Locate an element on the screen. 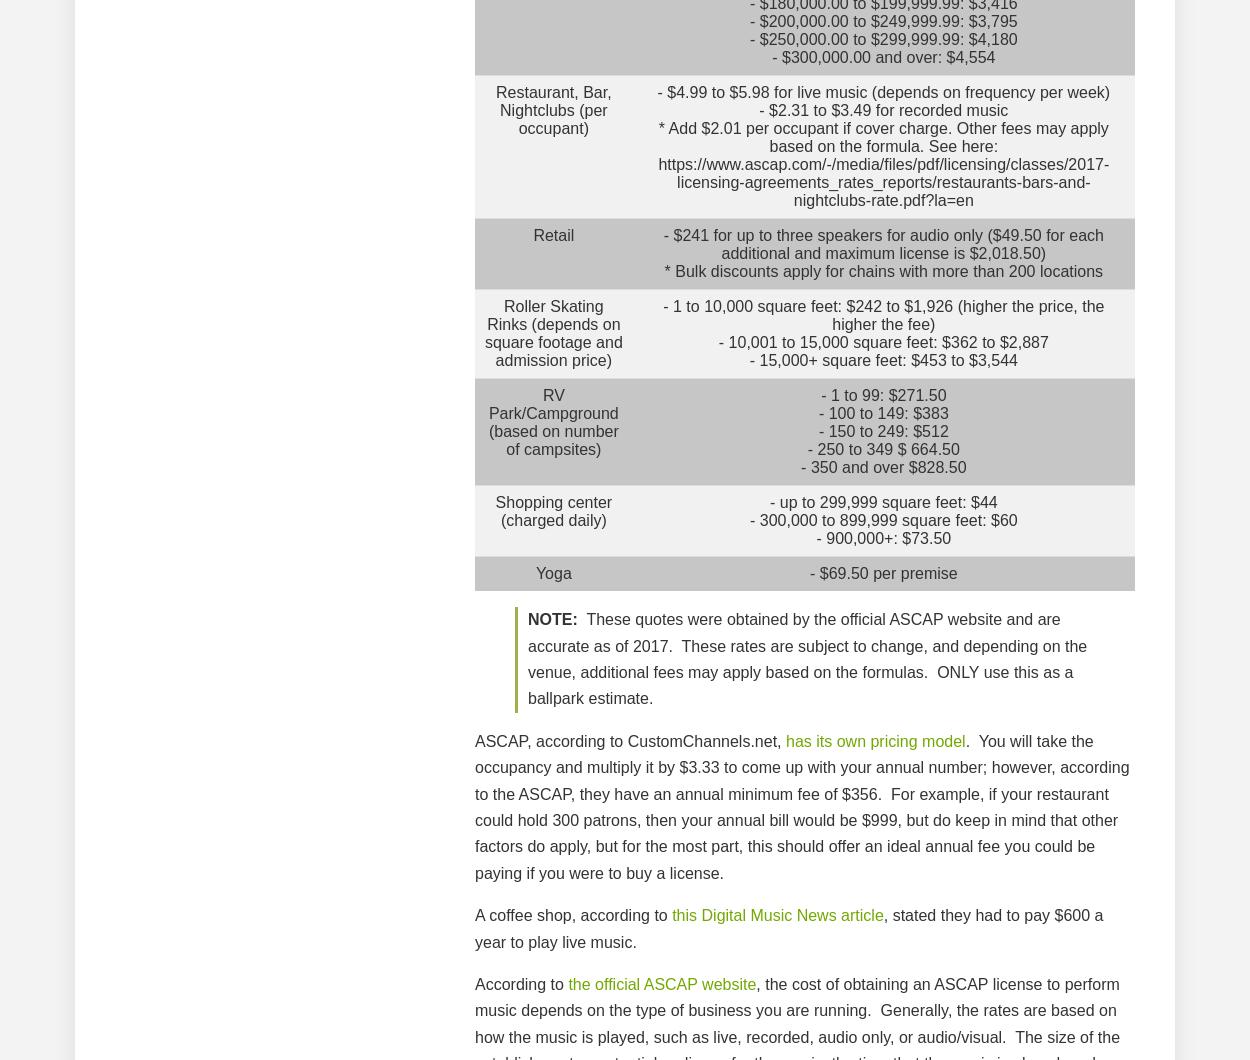  '- $4.99 to $5.98 for live music (depends on frequency per week)' is located at coordinates (883, 92).